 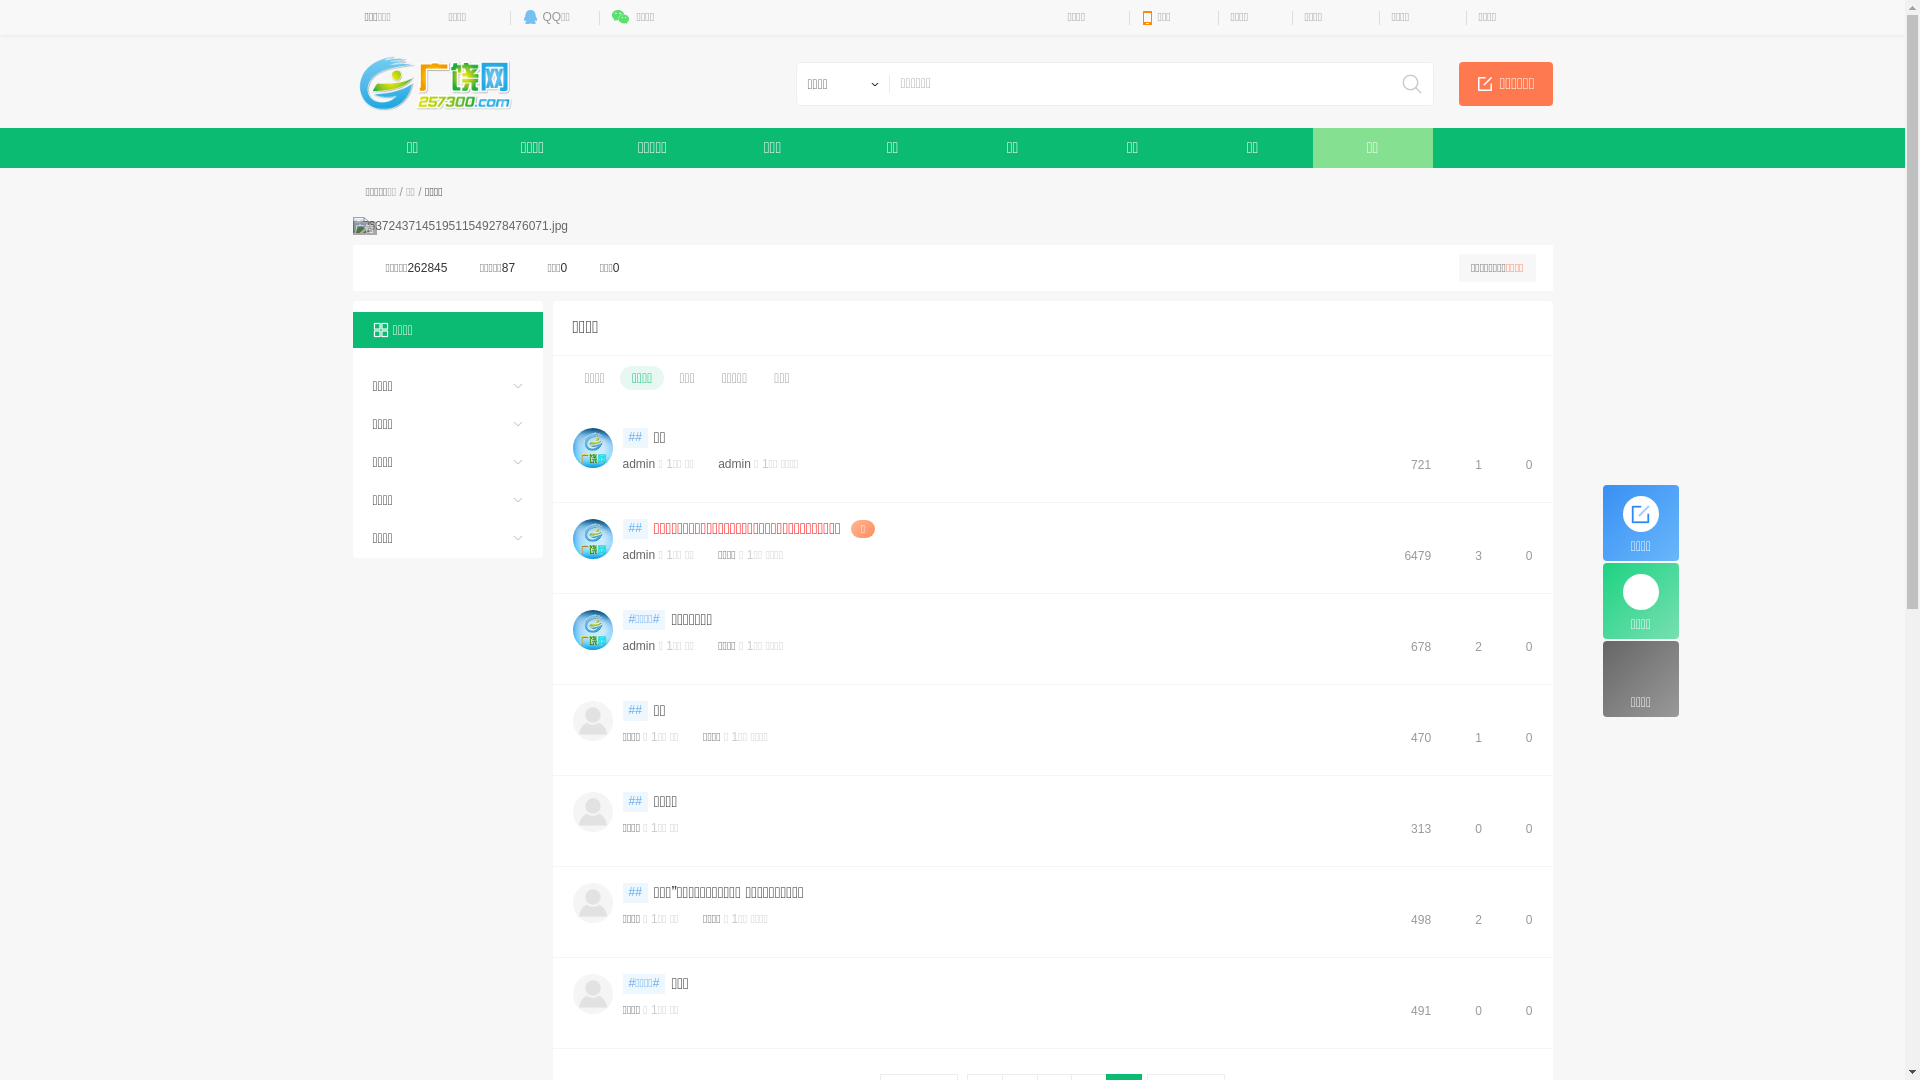 What do you see at coordinates (1468, 737) in the screenshot?
I see `'1'` at bounding box center [1468, 737].